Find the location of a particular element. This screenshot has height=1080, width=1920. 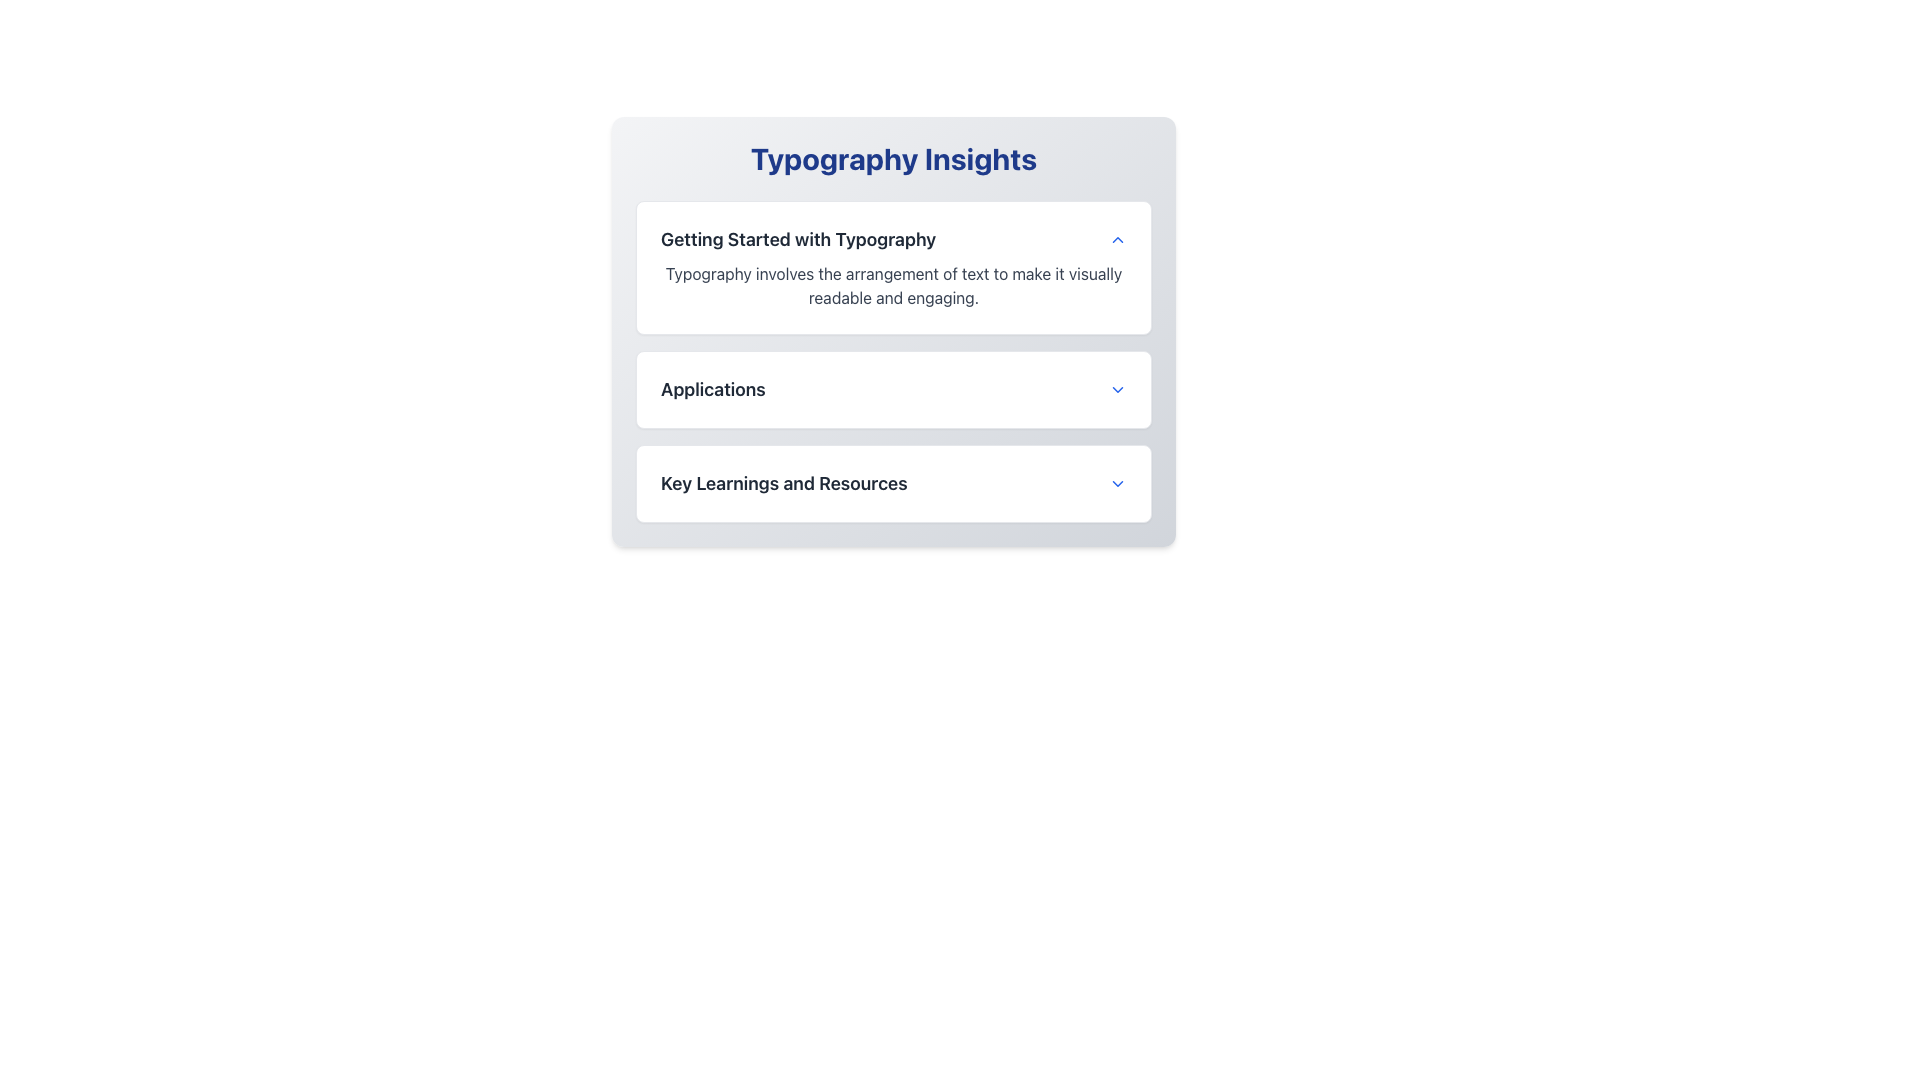

text content of the collapsible section header titled 'Getting Started with Typography' which includes a description about typography is located at coordinates (892, 266).